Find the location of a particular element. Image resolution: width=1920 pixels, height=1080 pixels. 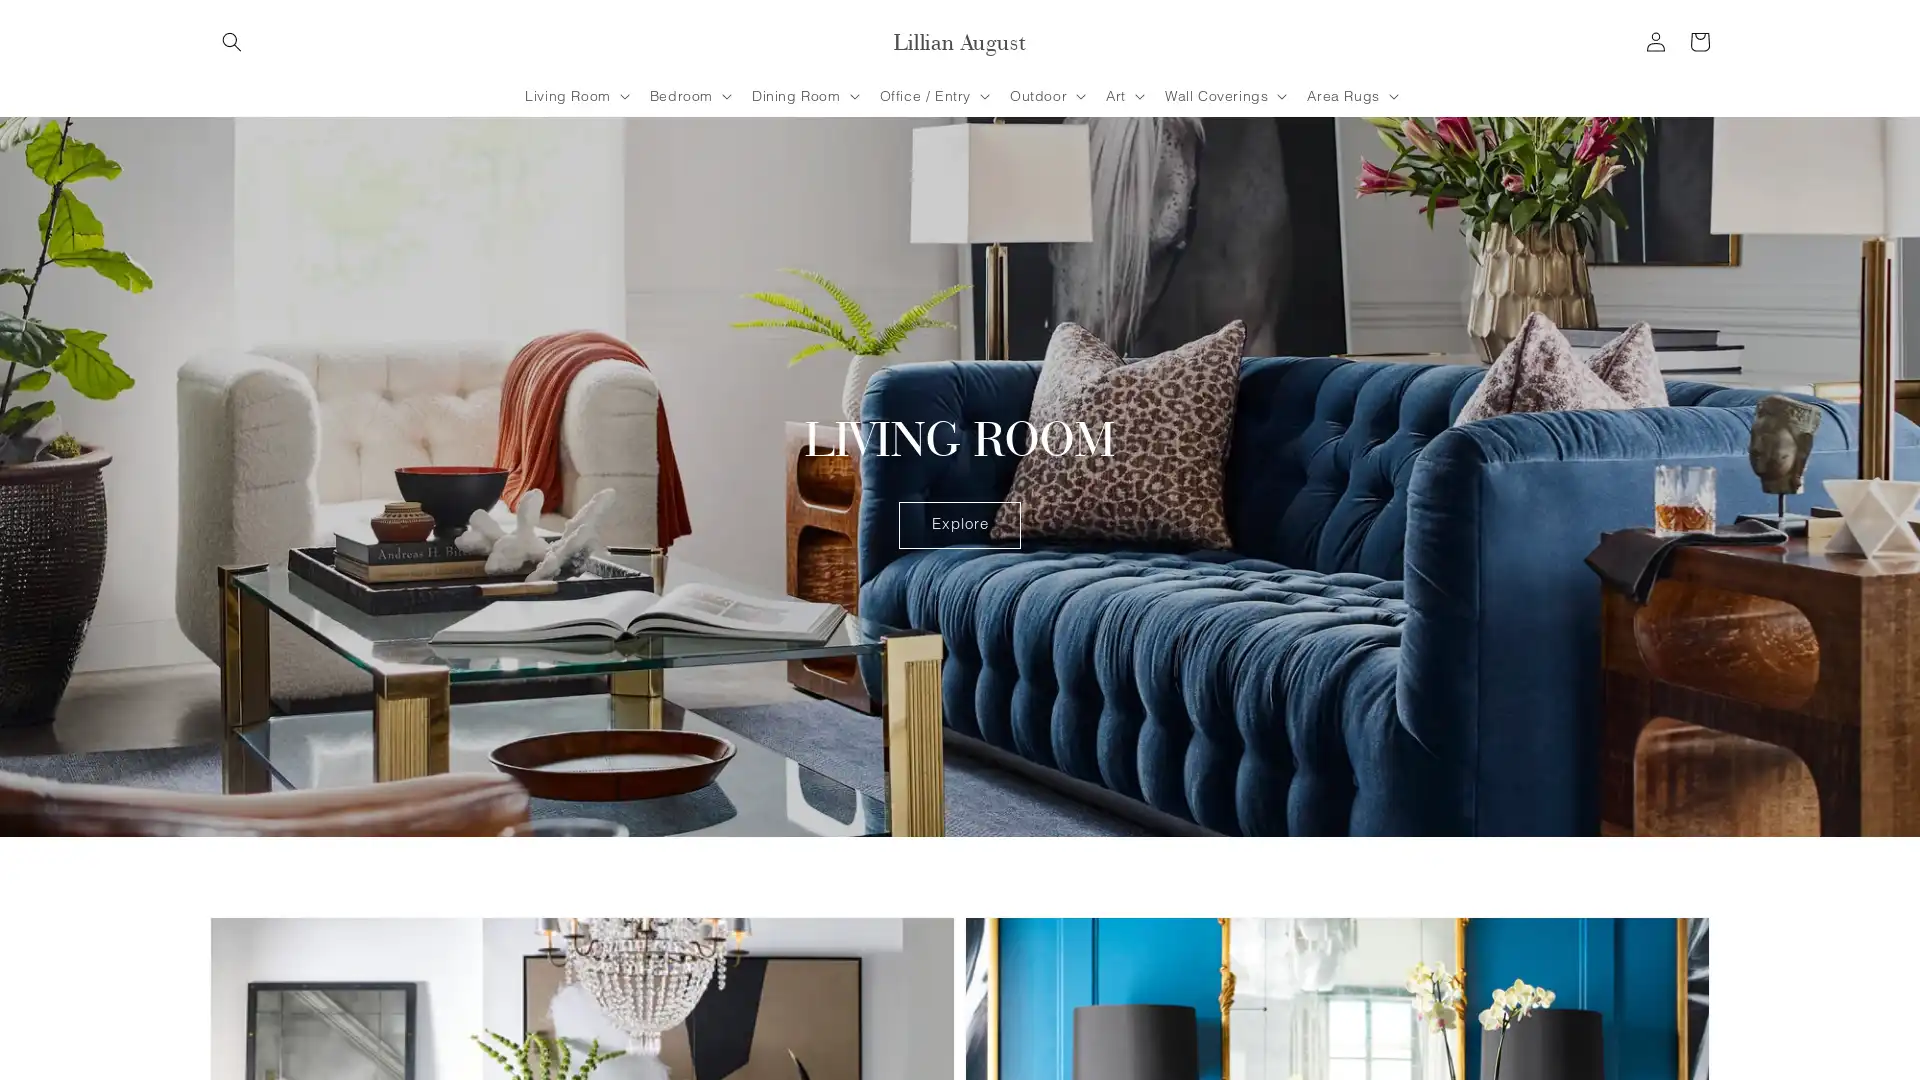

Outdoor is located at coordinates (1045, 95).